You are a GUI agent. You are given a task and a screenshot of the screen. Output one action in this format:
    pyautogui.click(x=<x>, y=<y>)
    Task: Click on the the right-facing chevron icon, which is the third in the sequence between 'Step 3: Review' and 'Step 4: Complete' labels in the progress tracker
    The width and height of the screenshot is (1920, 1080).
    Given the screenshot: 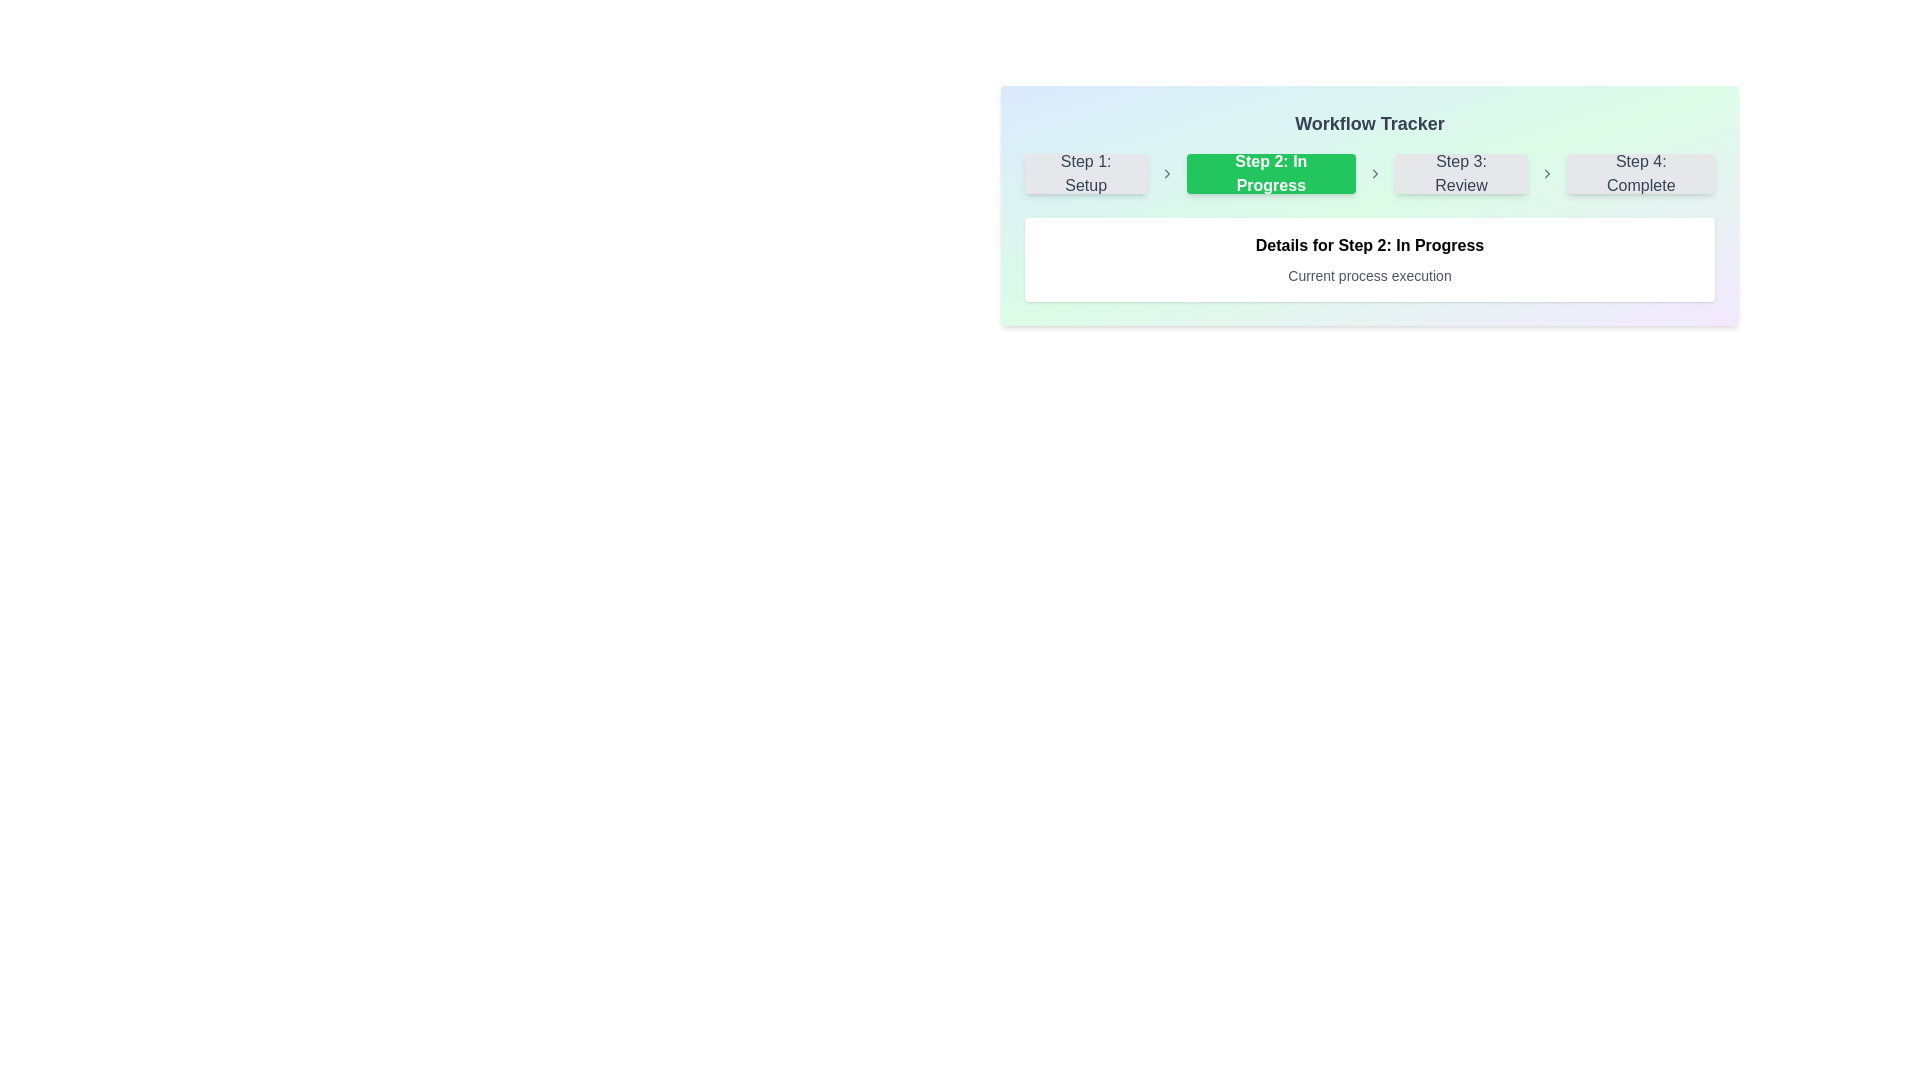 What is the action you would take?
    pyautogui.click(x=1546, y=172)
    